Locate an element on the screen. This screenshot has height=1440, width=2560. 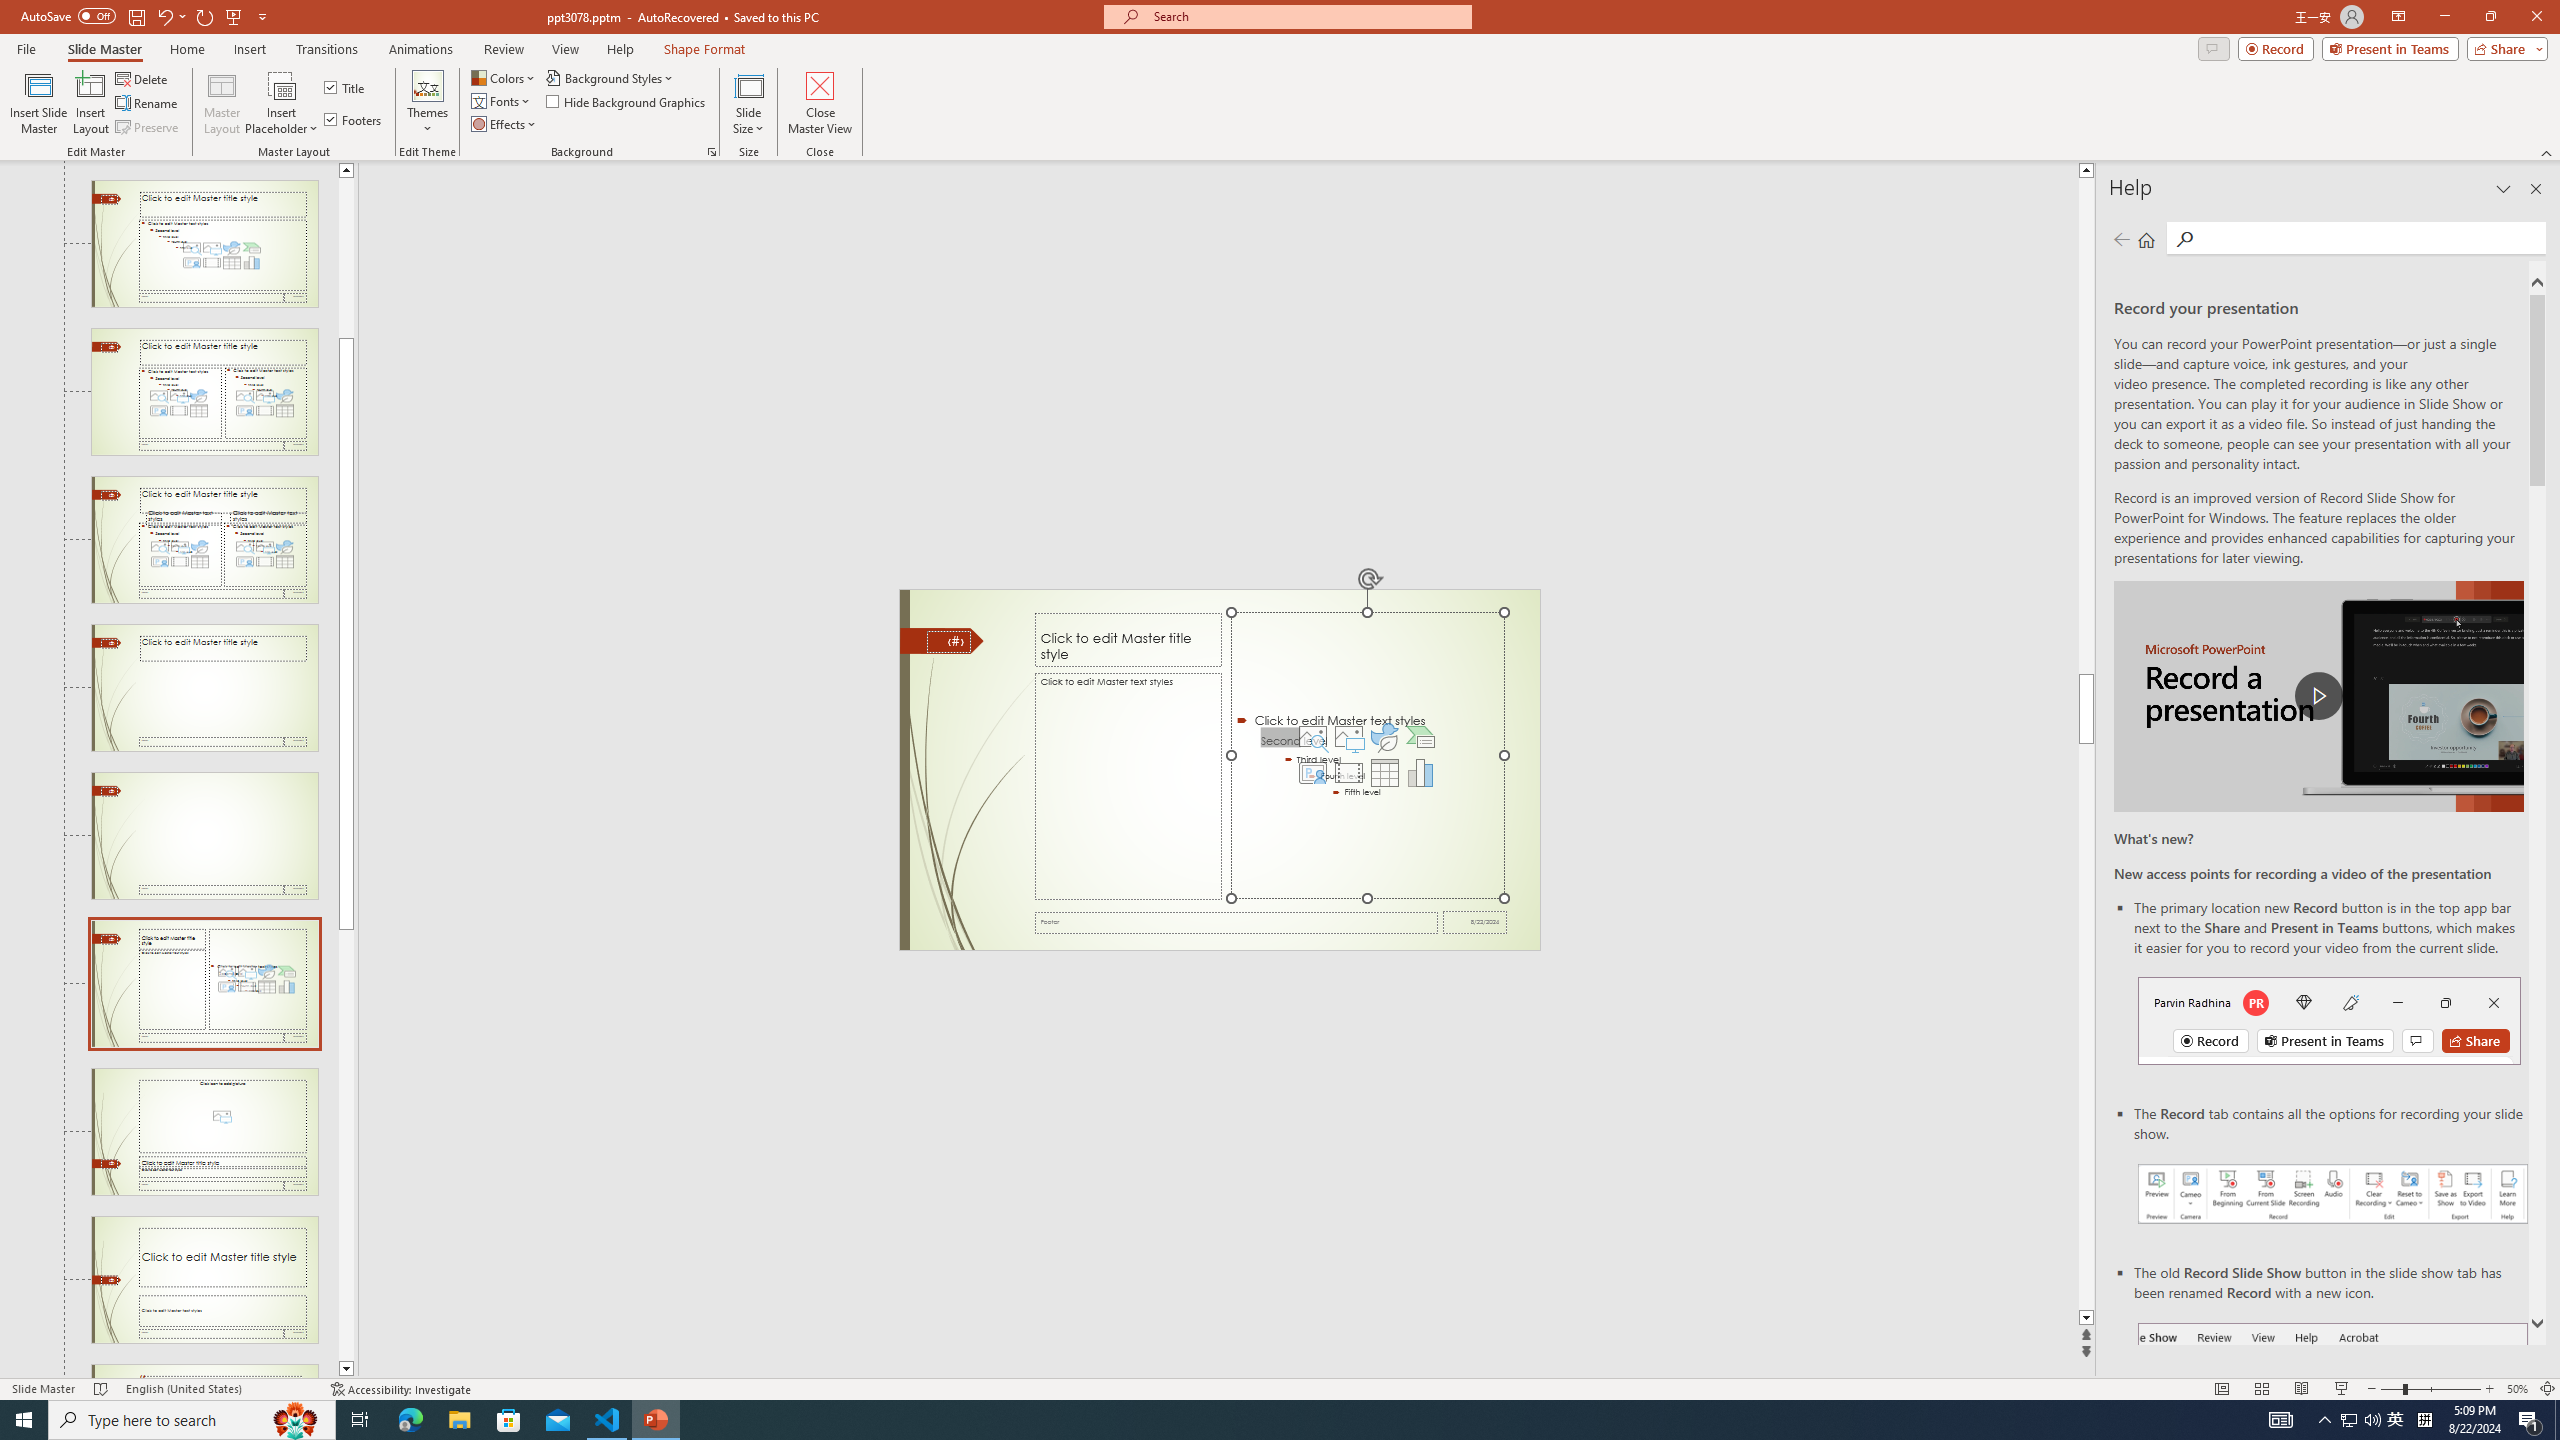
'Normal' is located at coordinates (2221, 1389).